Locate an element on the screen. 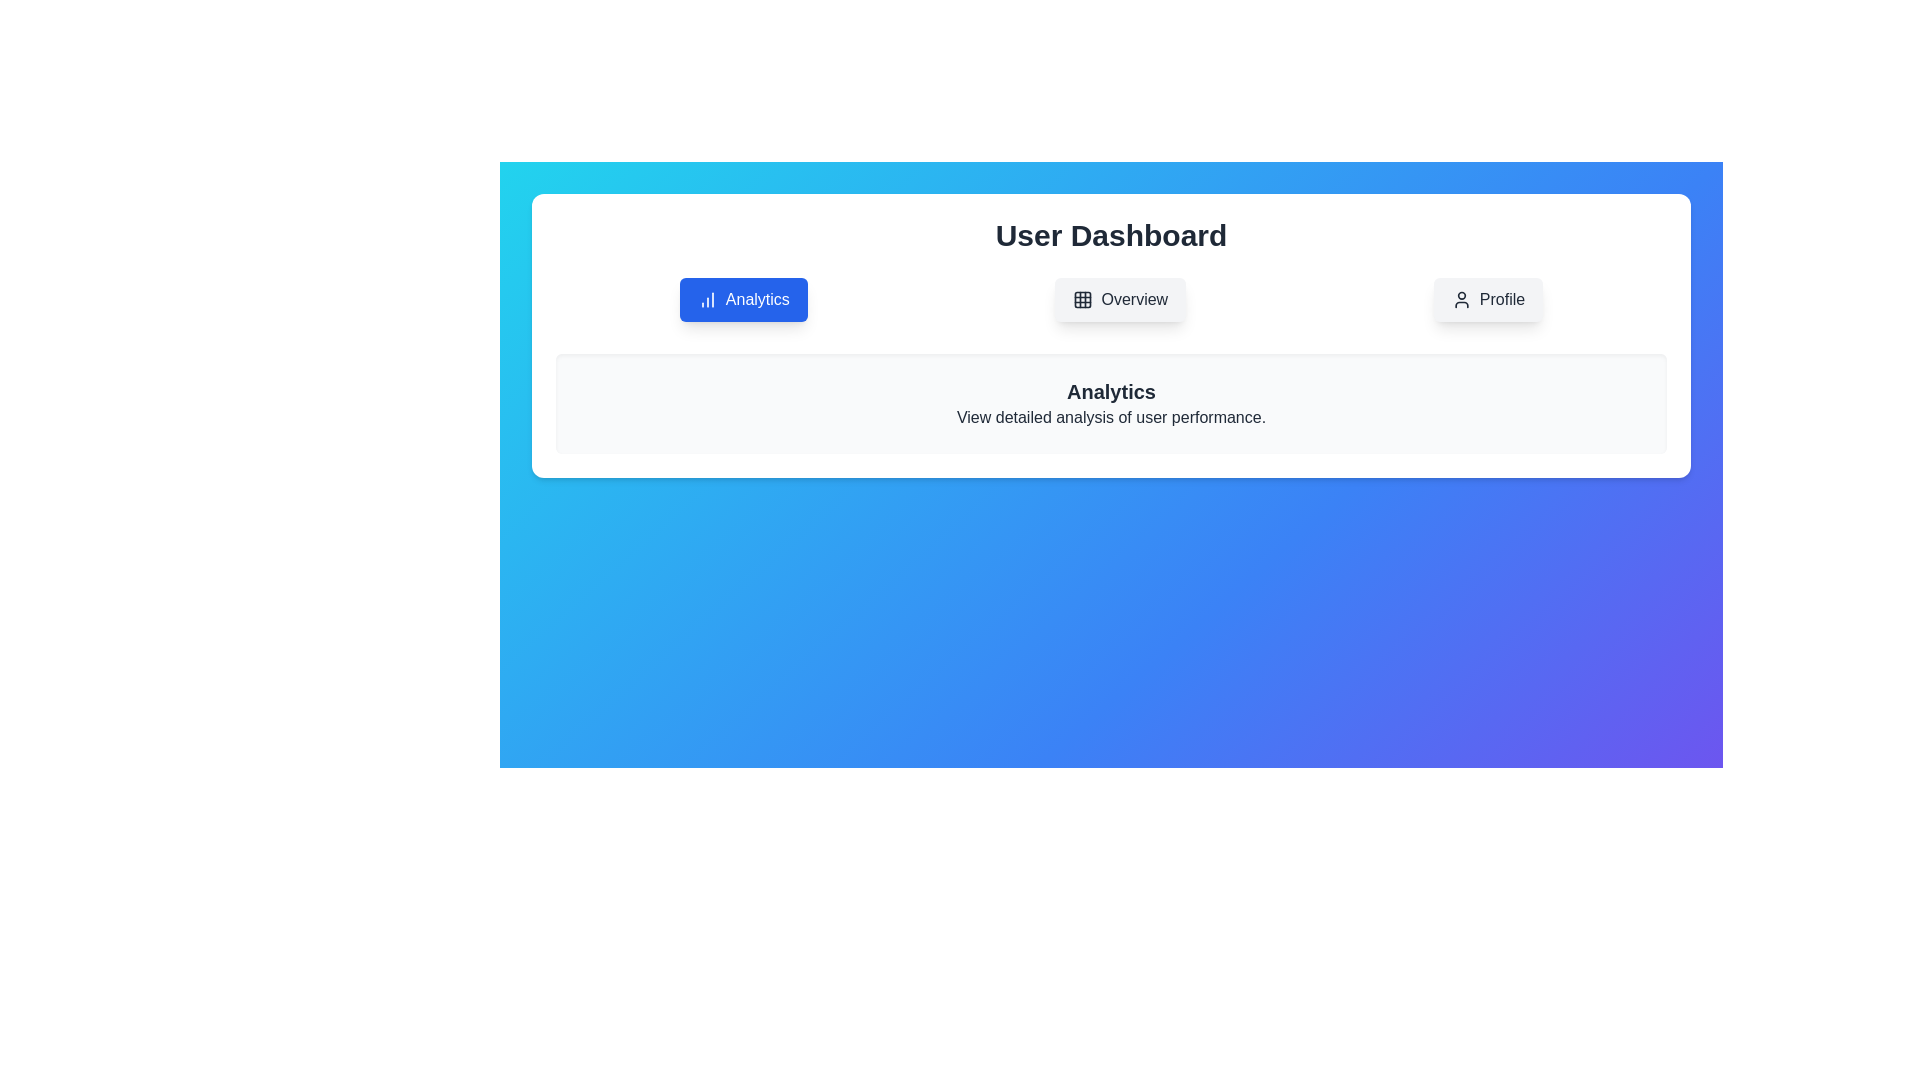  the Overview button to switch to the respective tab is located at coordinates (1120, 300).